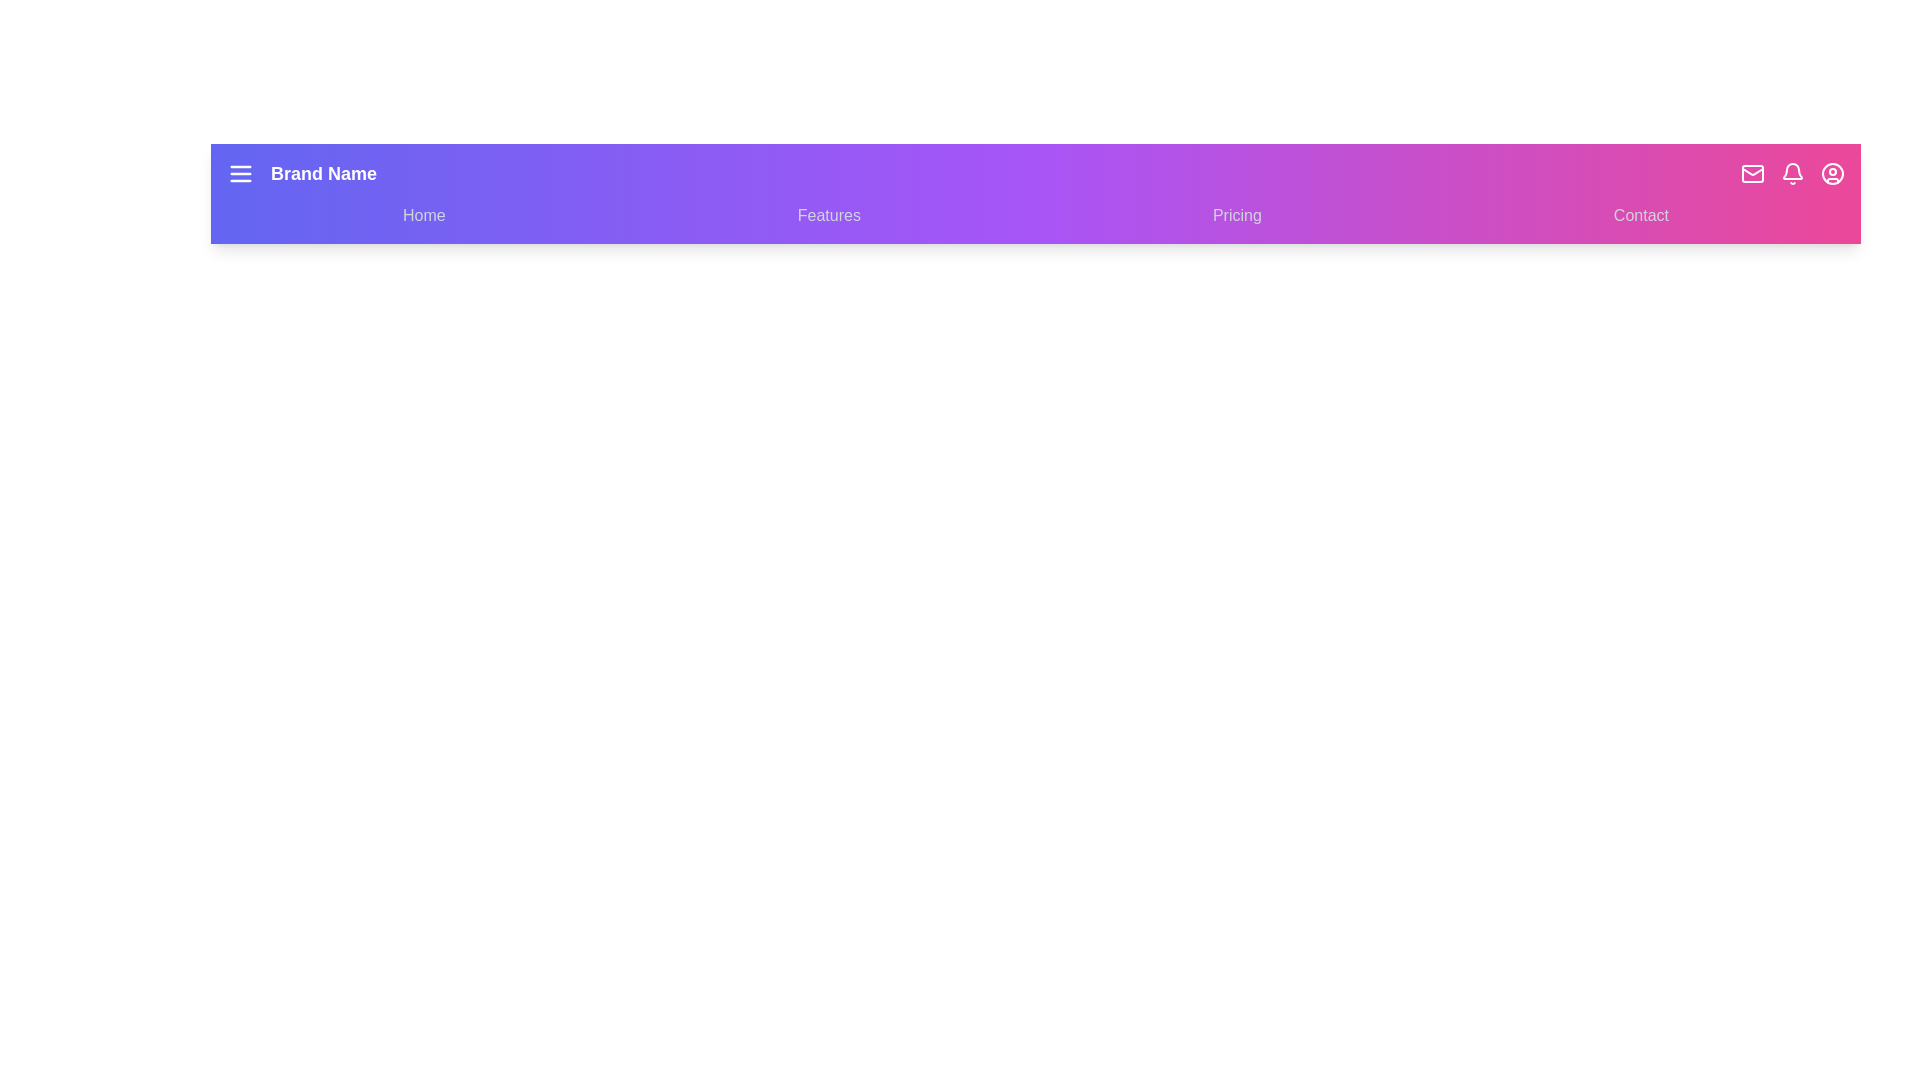 This screenshot has width=1920, height=1080. What do you see at coordinates (1236, 216) in the screenshot?
I see `the navigation link labeled Pricing` at bounding box center [1236, 216].